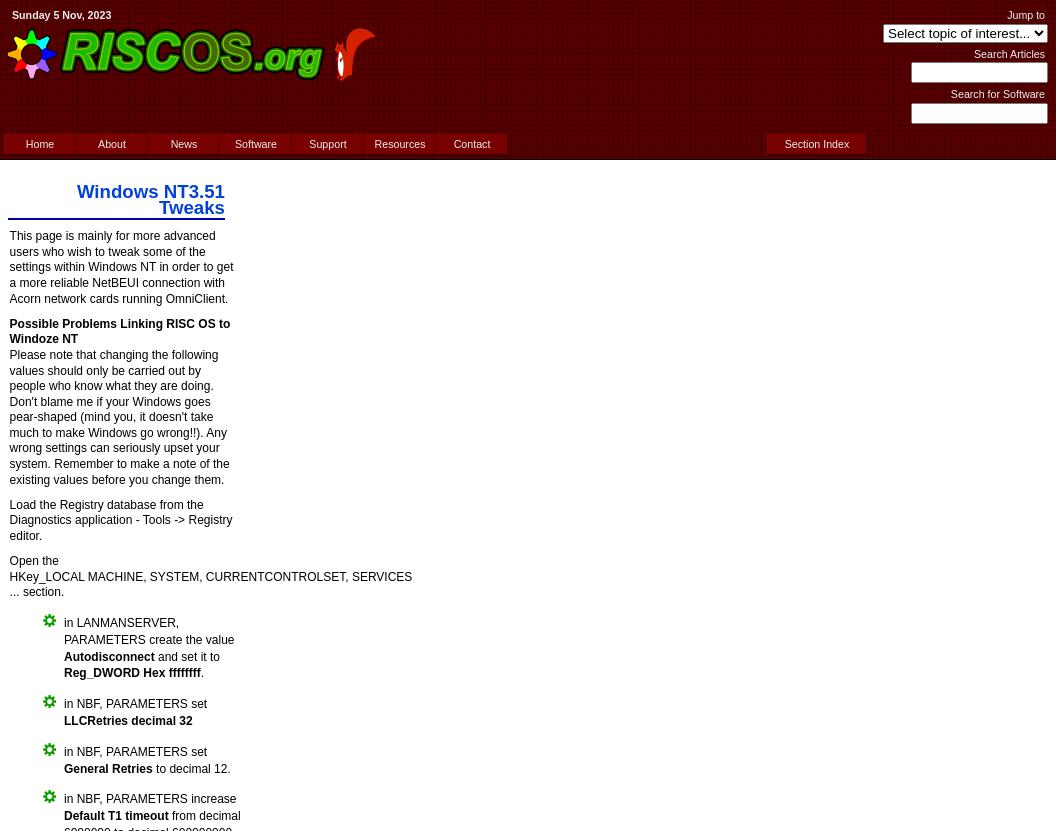 The image size is (1056, 831). What do you see at coordinates (63, 814) in the screenshot?
I see `'Default T1 timeout'` at bounding box center [63, 814].